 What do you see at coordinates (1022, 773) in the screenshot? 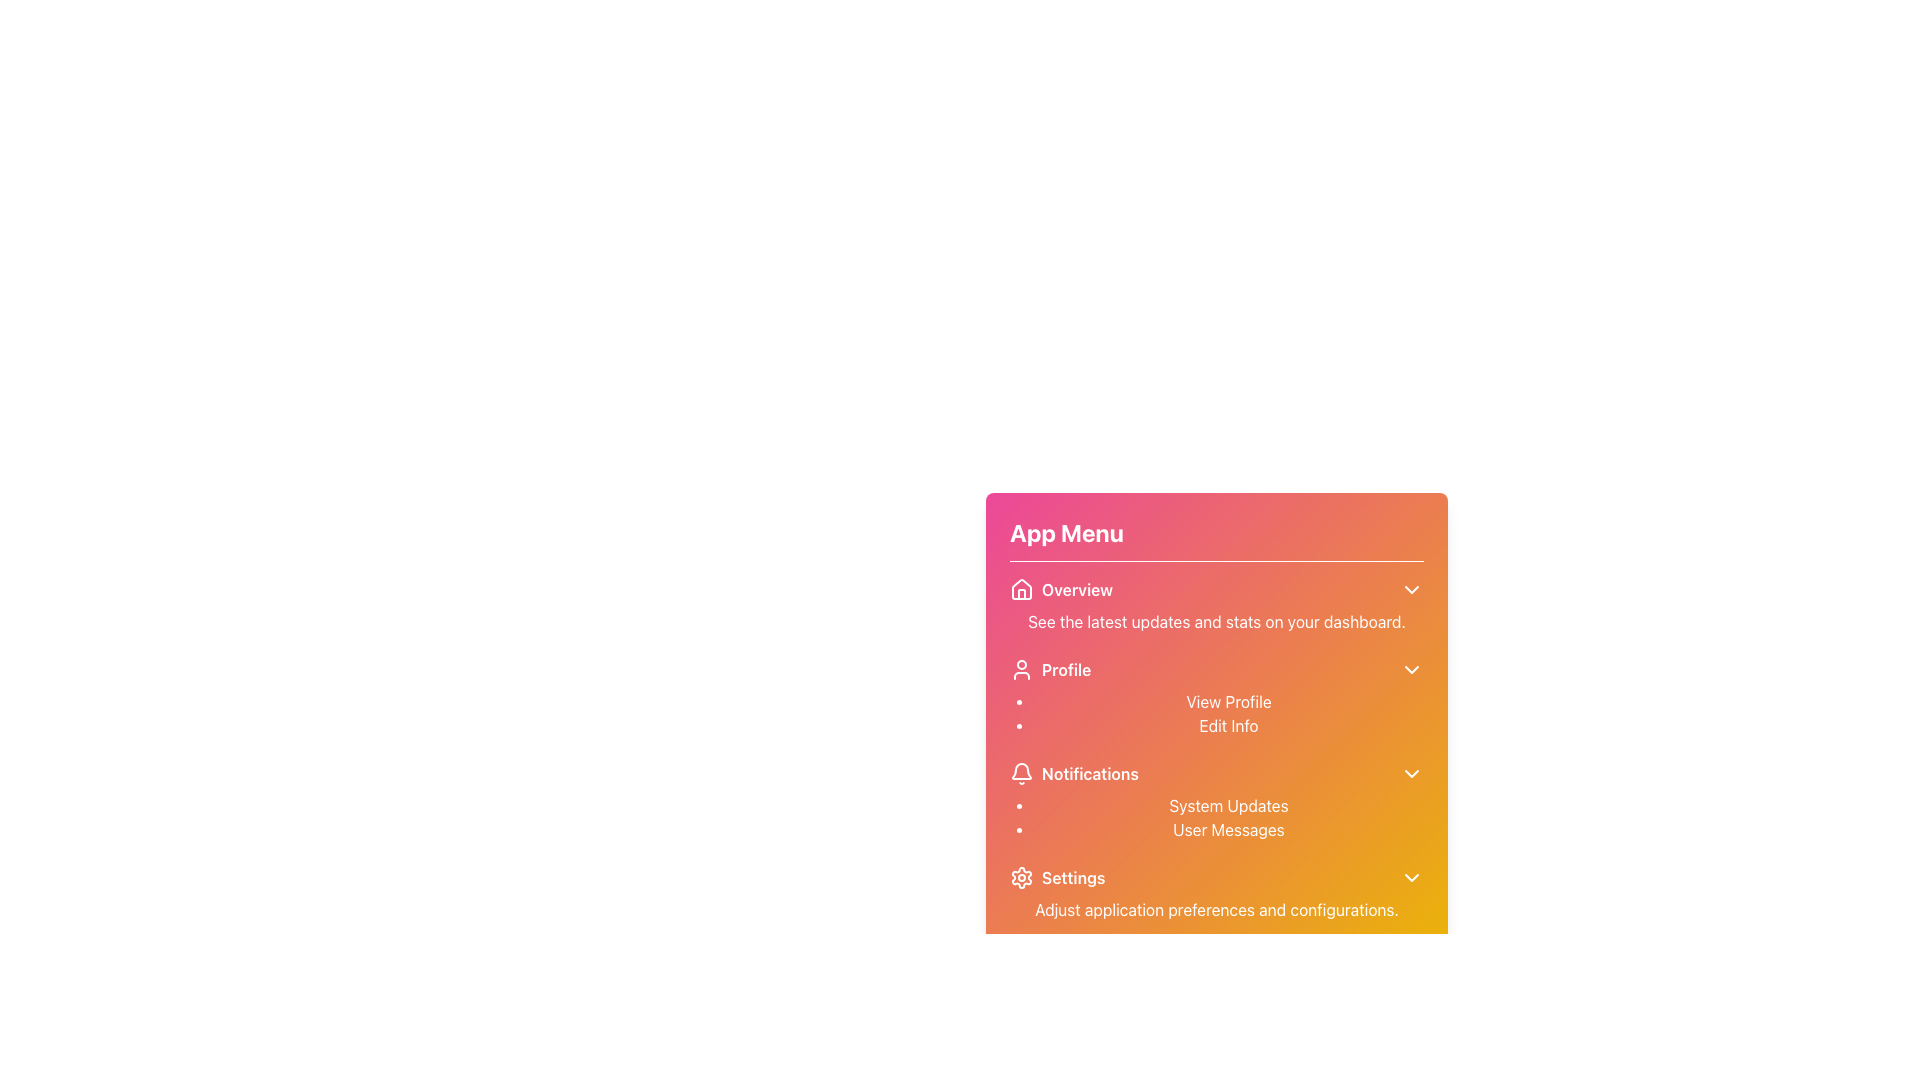
I see `the notifications icon located to the left of the 'Notifications' text in the application menu panel` at bounding box center [1022, 773].